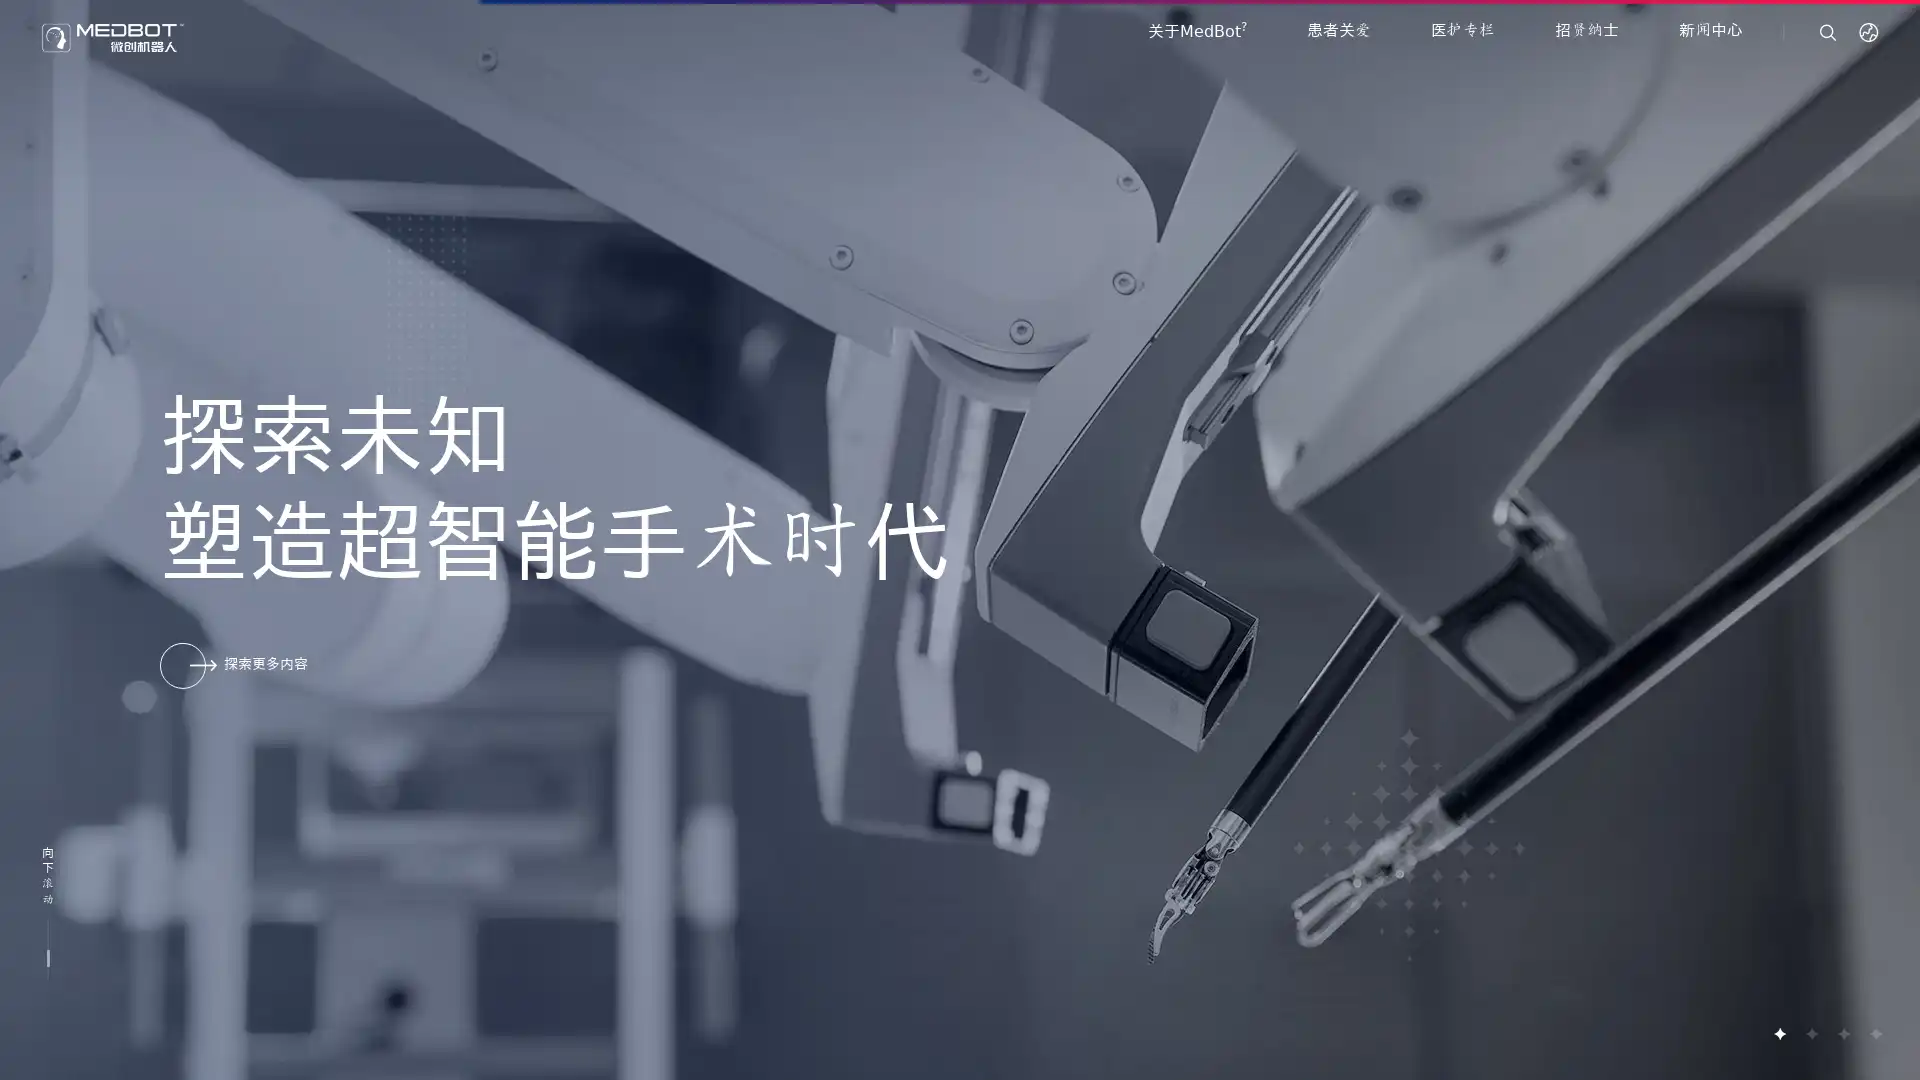 The image size is (1920, 1080). Describe the element at coordinates (1810, 1033) in the screenshot. I see `Go to slide 2` at that location.